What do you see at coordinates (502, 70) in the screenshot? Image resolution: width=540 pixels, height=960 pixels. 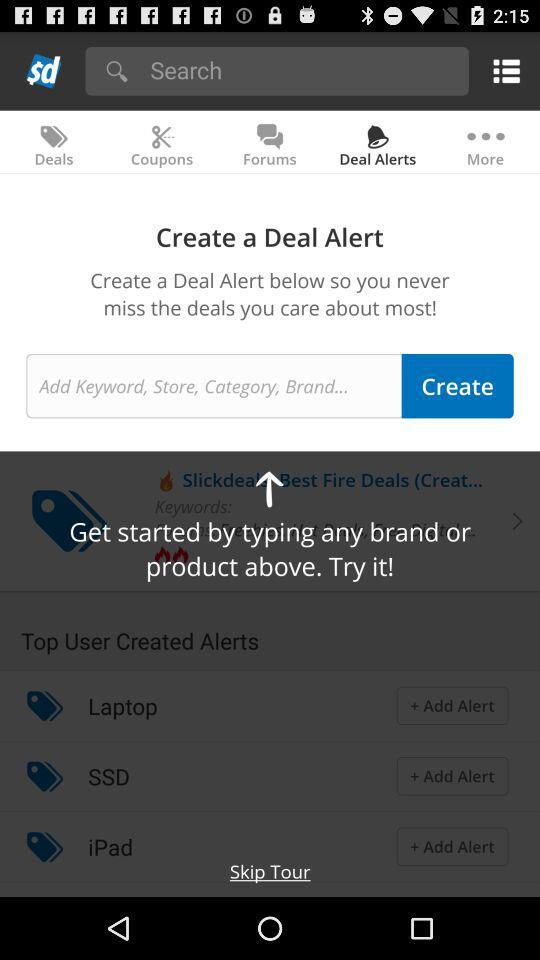 I see `open menu` at bounding box center [502, 70].